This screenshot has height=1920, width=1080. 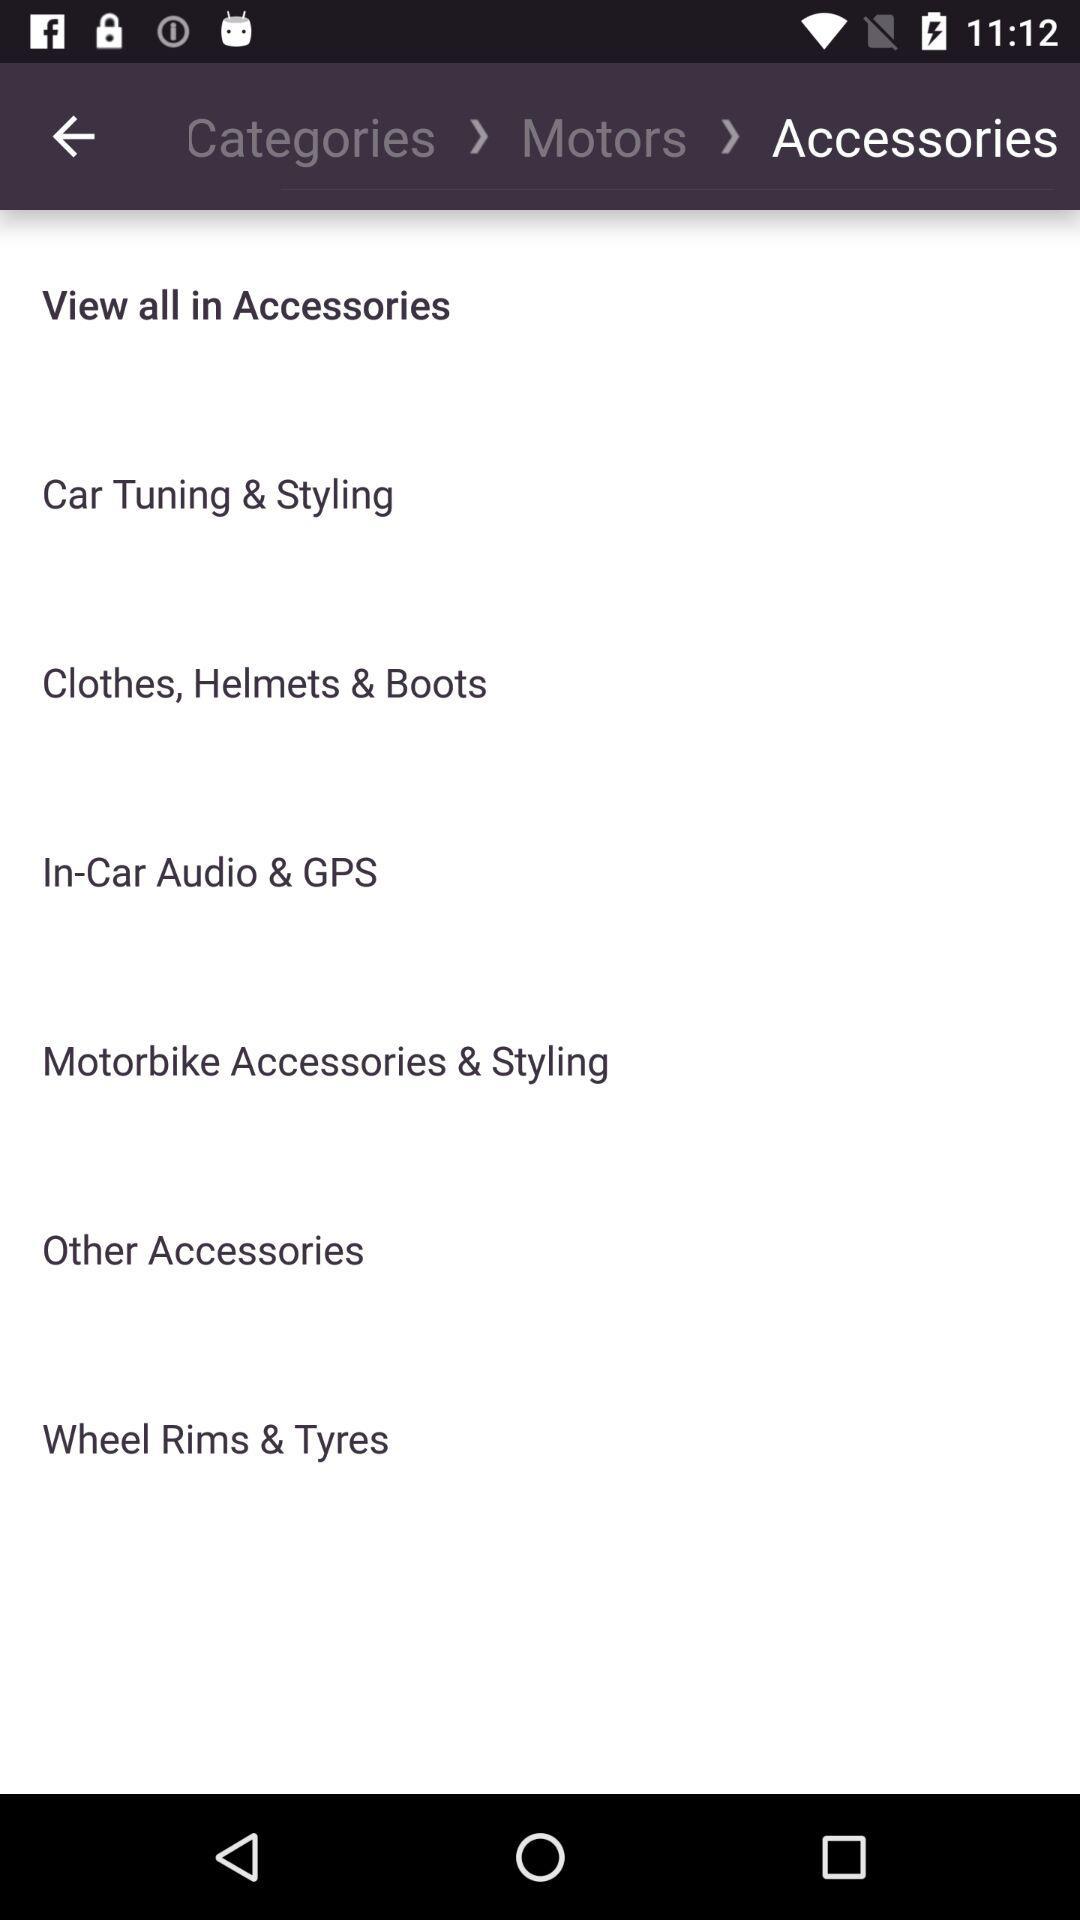 I want to click on the view all in icon, so click(x=245, y=303).